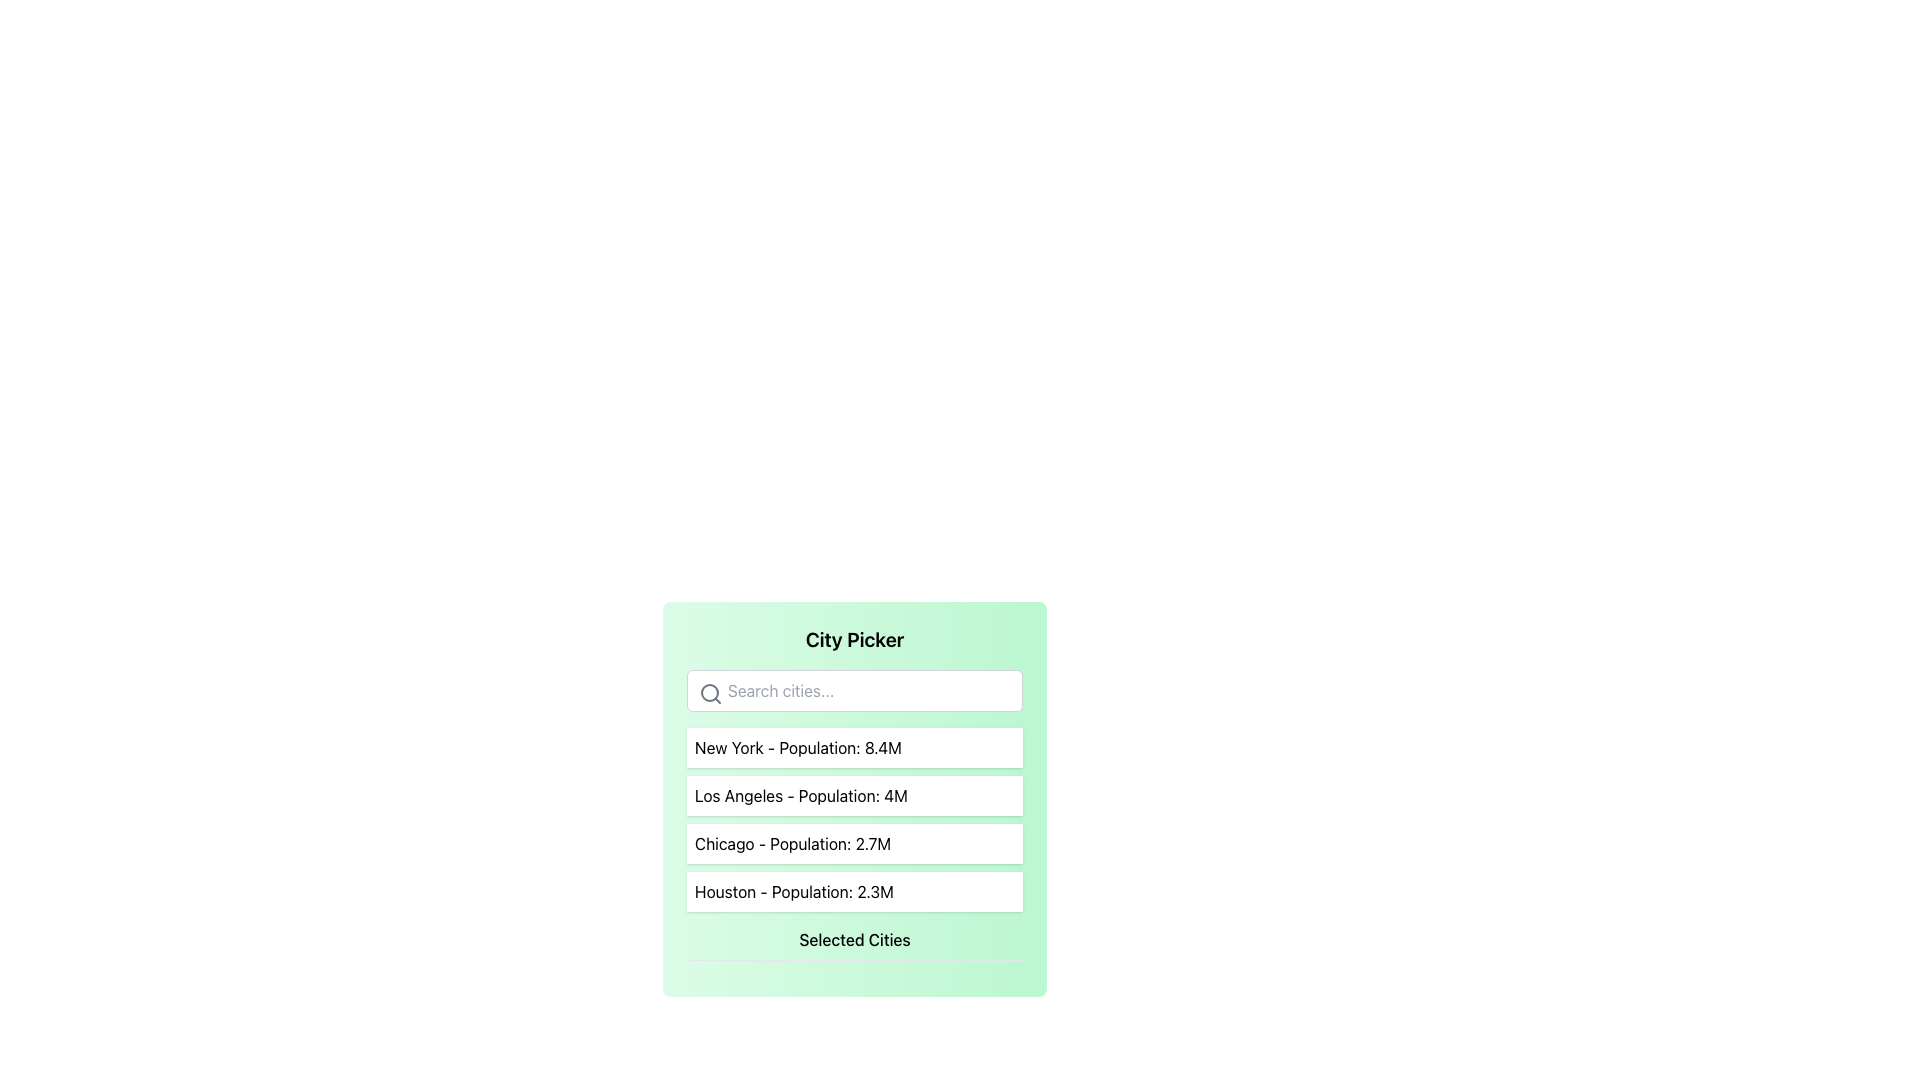 Image resolution: width=1920 pixels, height=1080 pixels. What do you see at coordinates (854, 890) in the screenshot?
I see `the static text block displaying the name of the city and its population, which is the fourth item in a vertical list of cities` at bounding box center [854, 890].